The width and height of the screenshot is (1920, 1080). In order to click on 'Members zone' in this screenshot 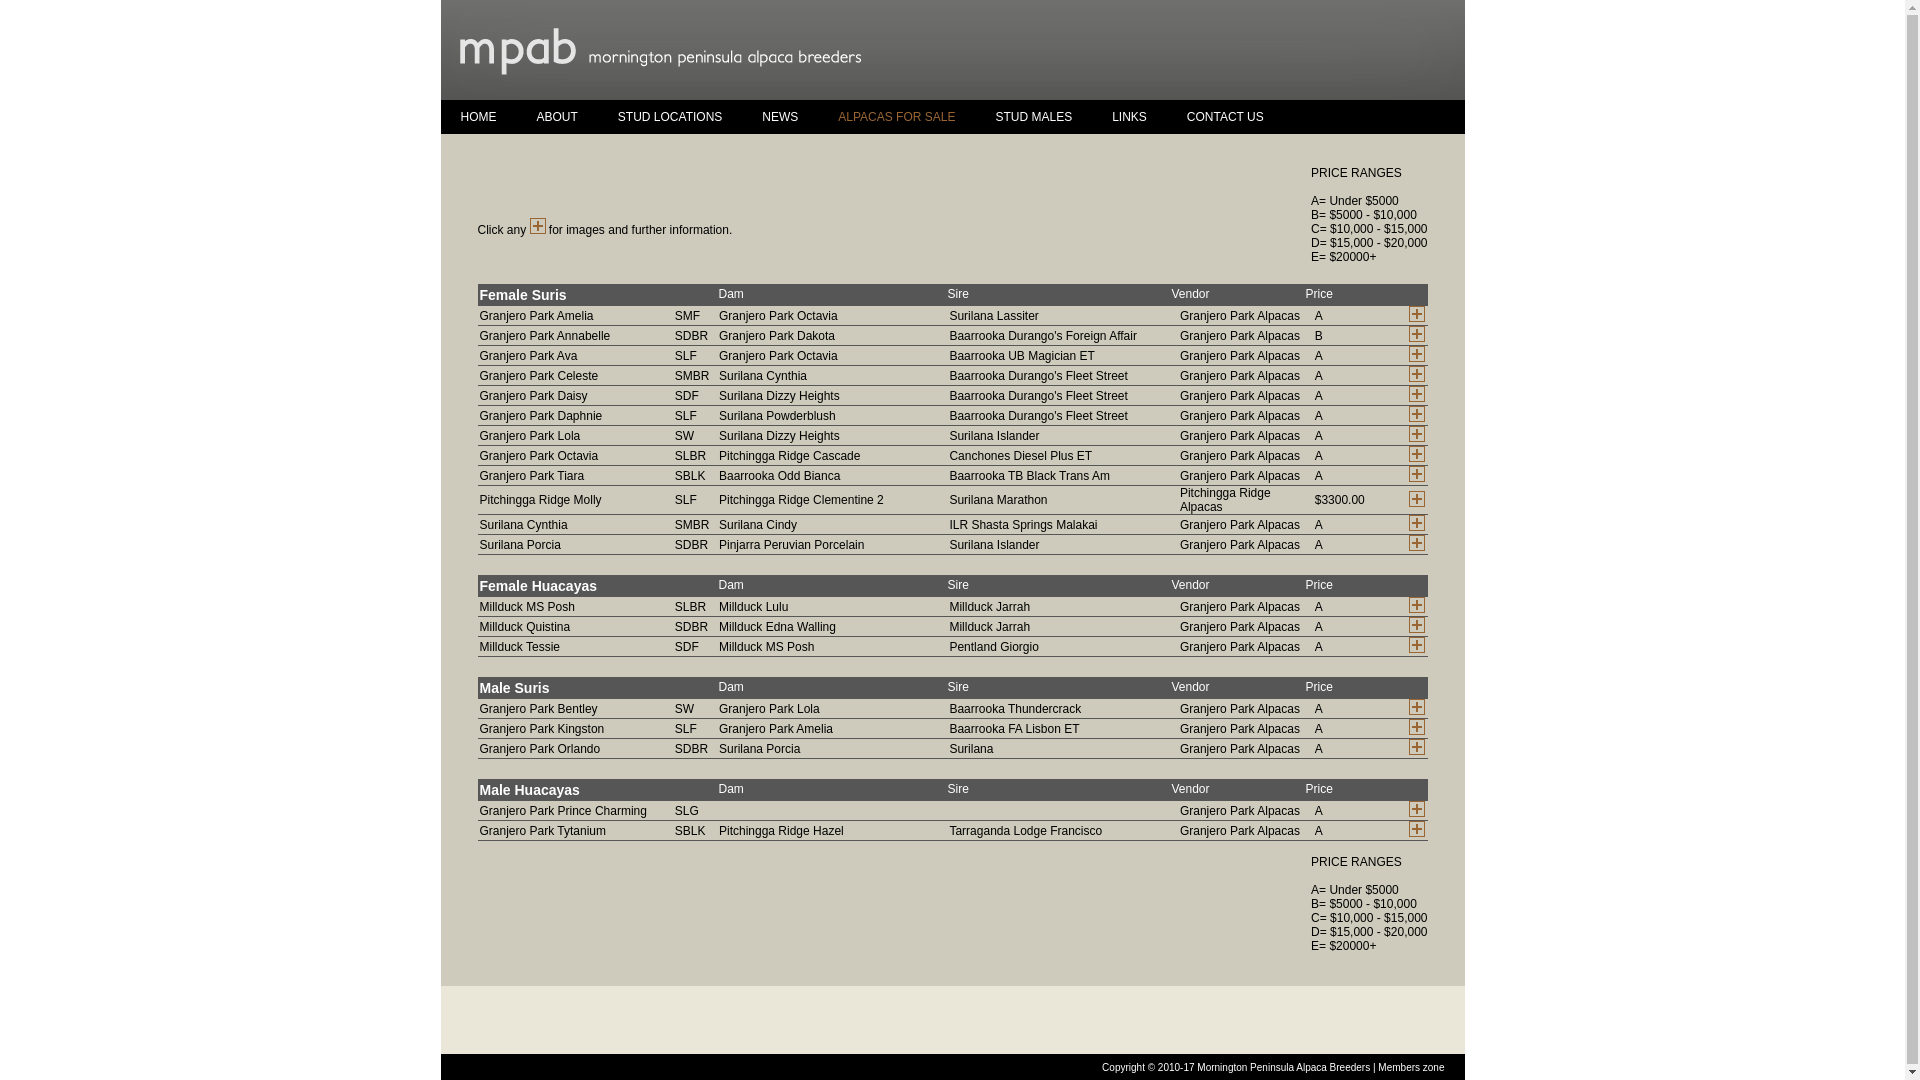, I will do `click(1410, 1066)`.